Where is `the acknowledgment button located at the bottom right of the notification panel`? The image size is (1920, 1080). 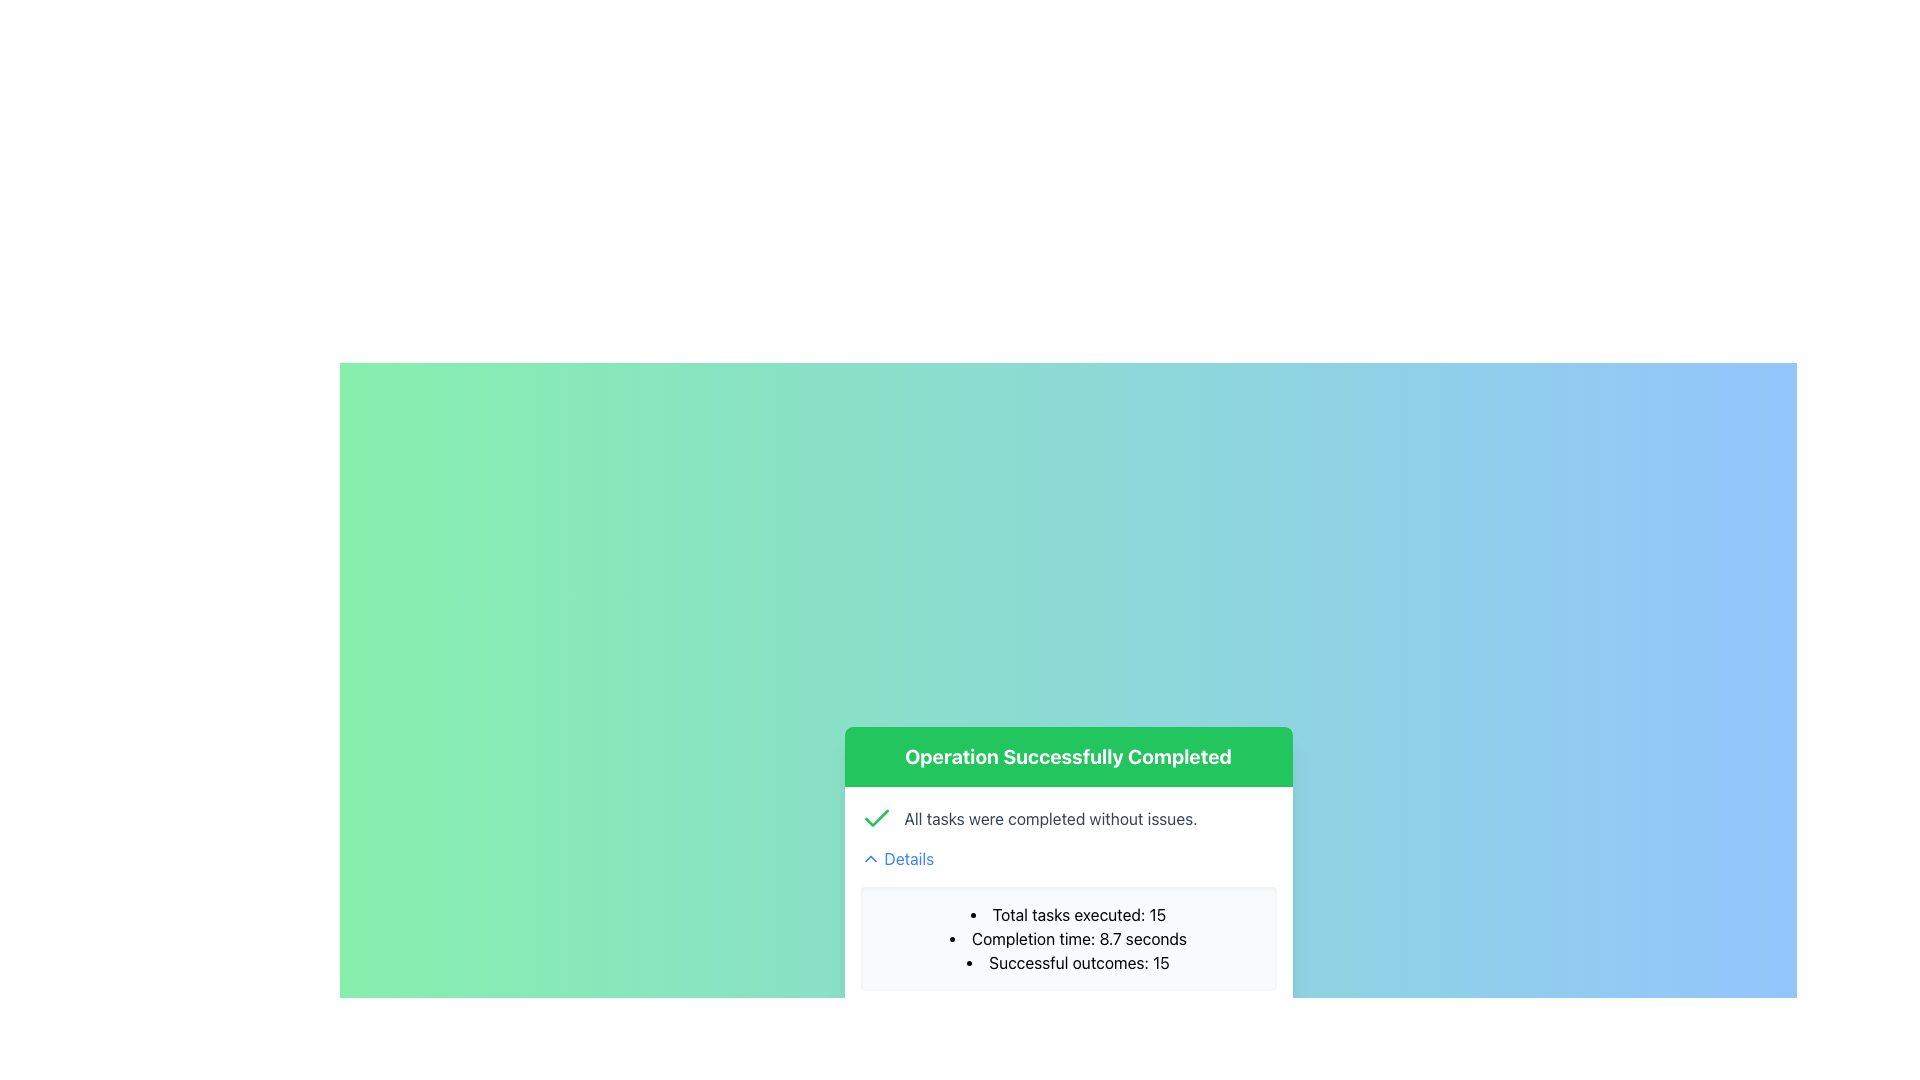 the acknowledgment button located at the bottom right of the notification panel is located at coordinates (1117, 1041).